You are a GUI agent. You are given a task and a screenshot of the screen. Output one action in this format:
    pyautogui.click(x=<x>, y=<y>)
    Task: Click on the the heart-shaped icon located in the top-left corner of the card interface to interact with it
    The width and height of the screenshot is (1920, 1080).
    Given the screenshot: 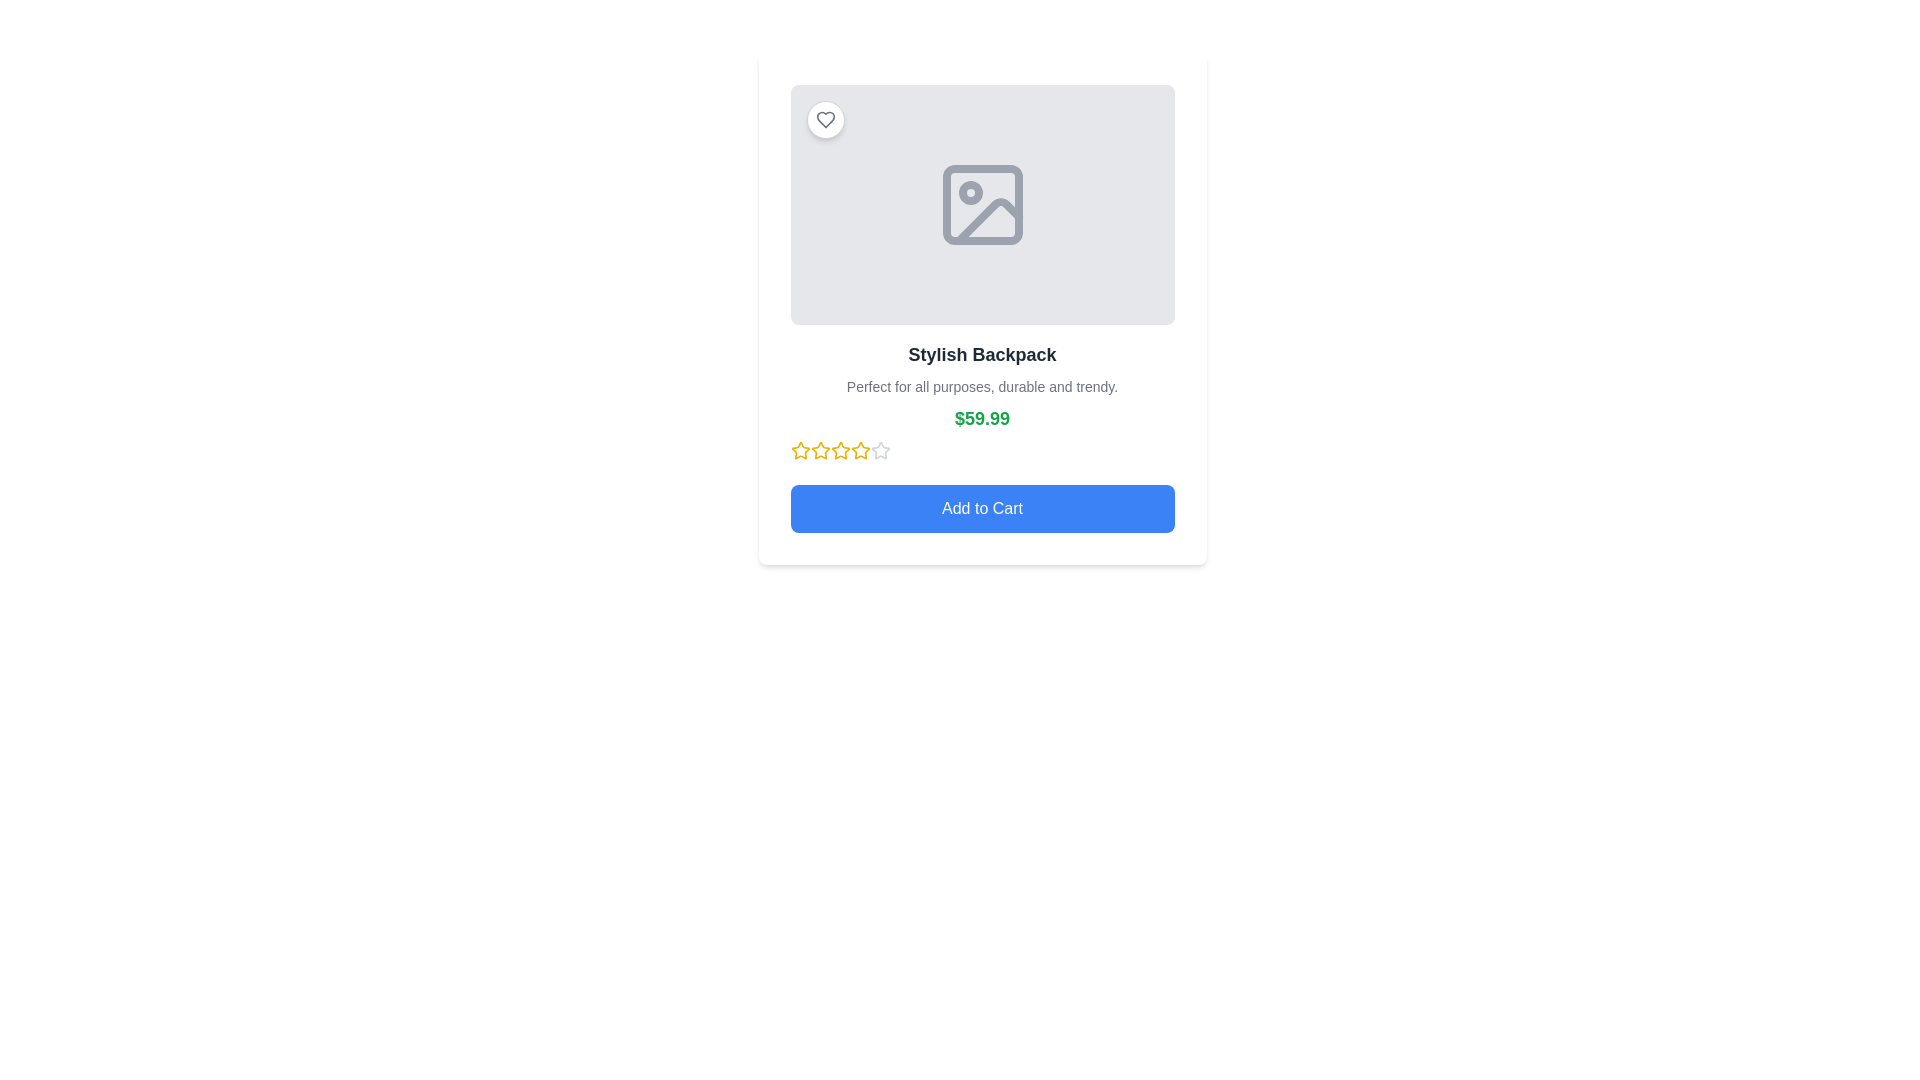 What is the action you would take?
    pyautogui.click(x=825, y=119)
    